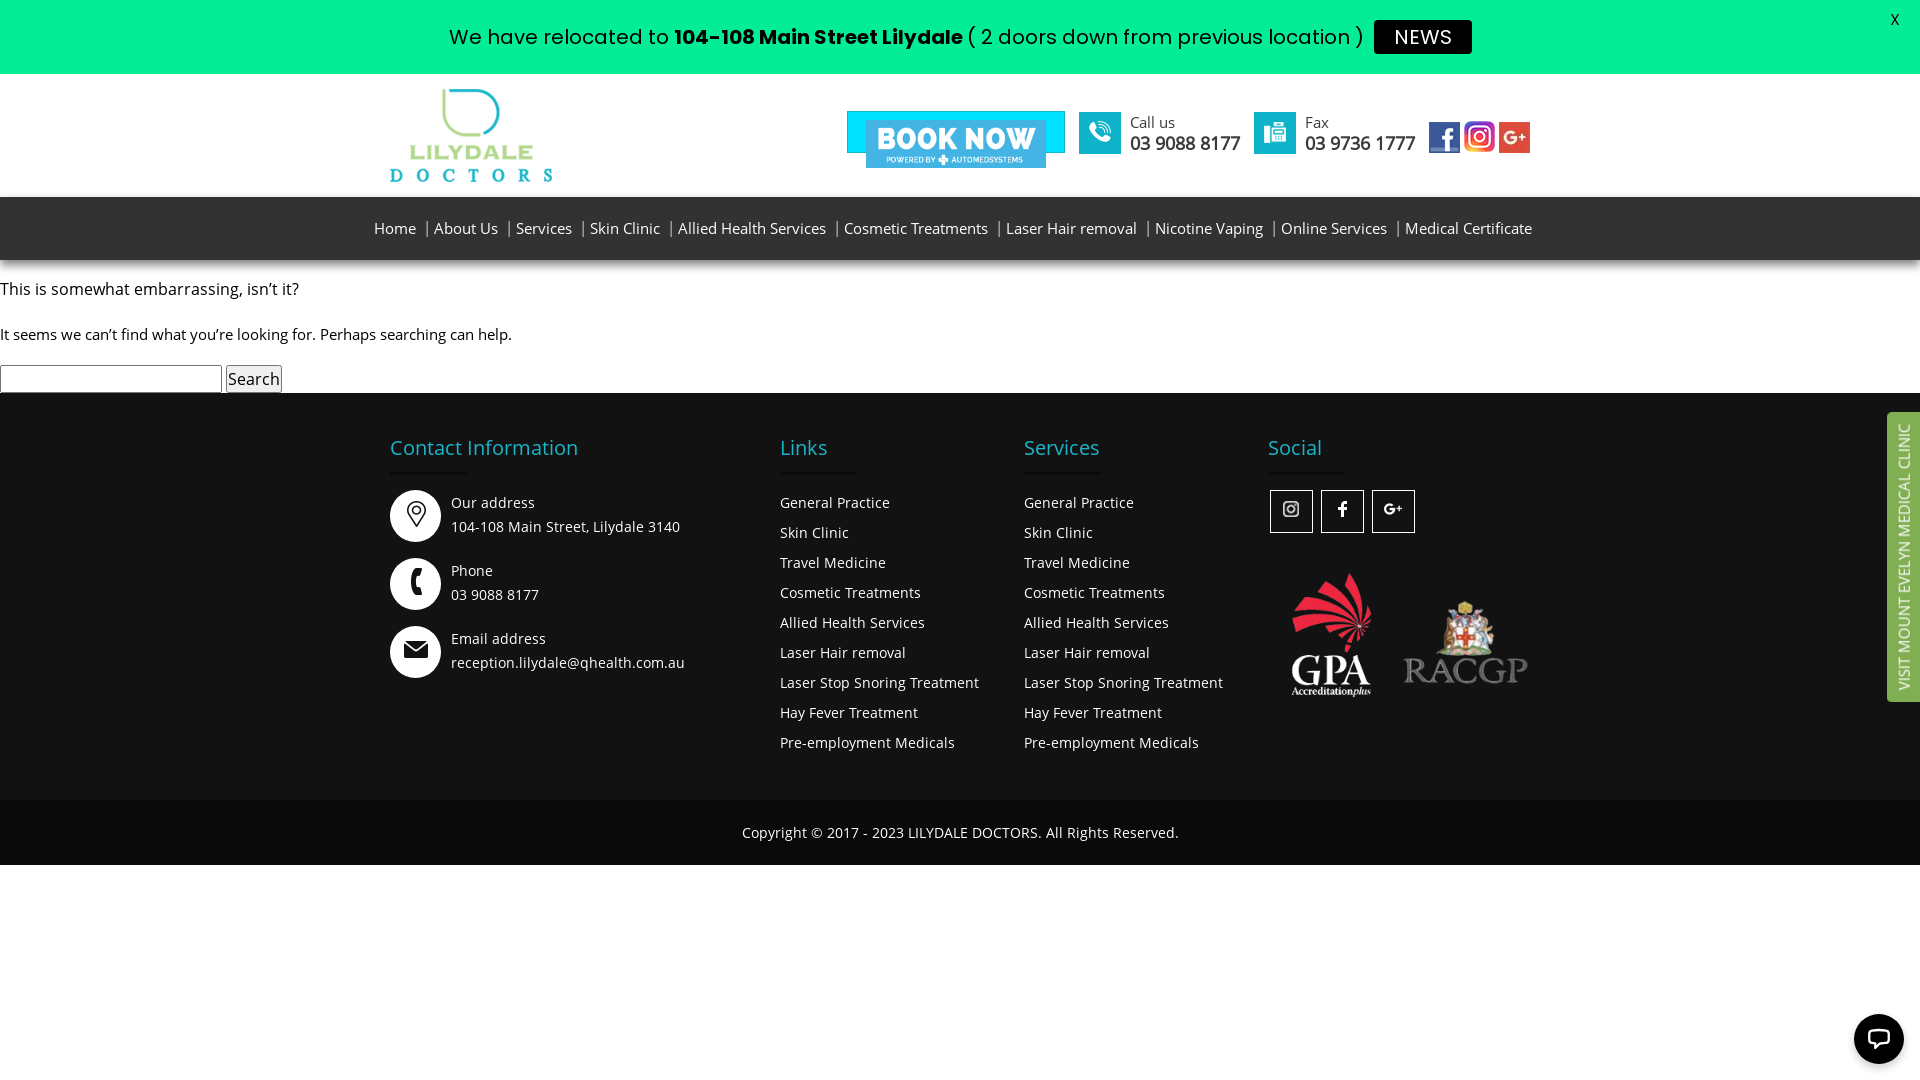 The height and width of the screenshot is (1080, 1920). Describe the element at coordinates (1421, 37) in the screenshot. I see `'NEWS'` at that location.